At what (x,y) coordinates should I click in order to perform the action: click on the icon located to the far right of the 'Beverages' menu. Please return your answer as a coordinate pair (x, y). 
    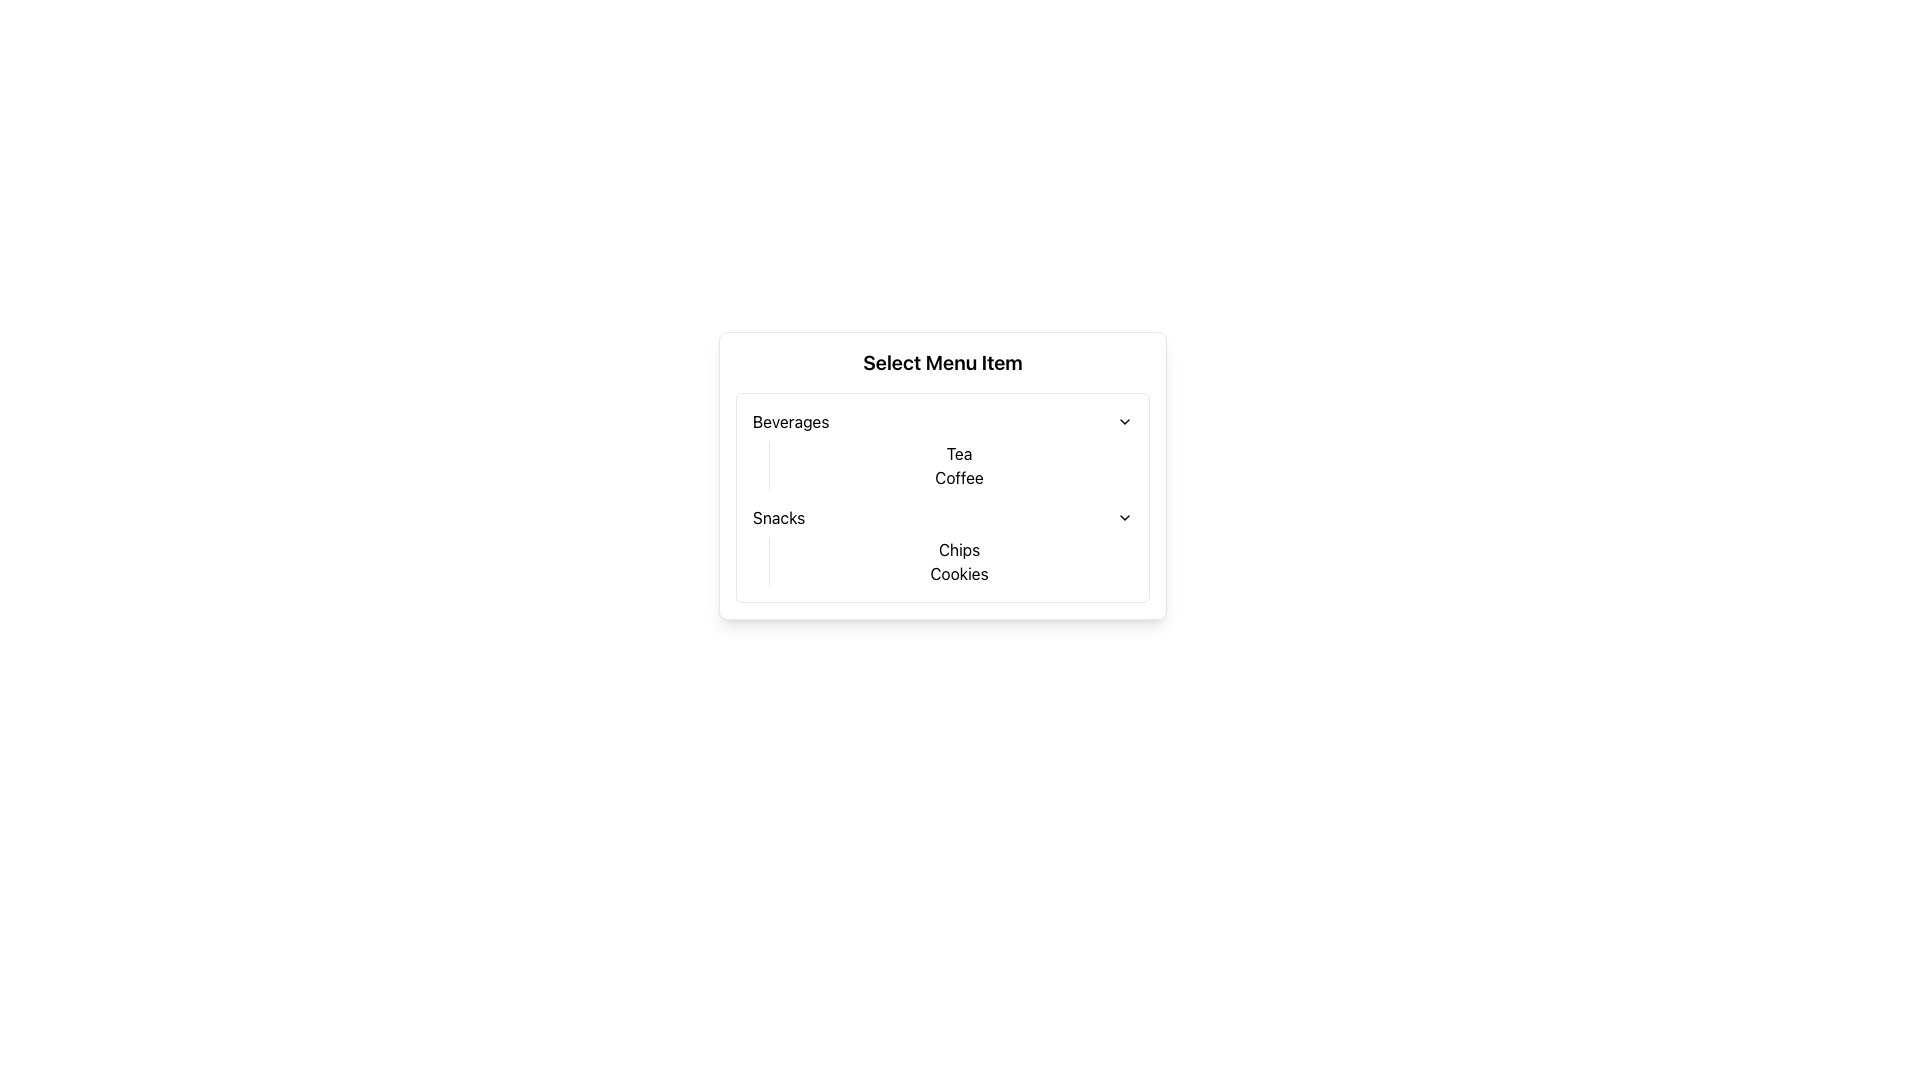
    Looking at the image, I should click on (1124, 420).